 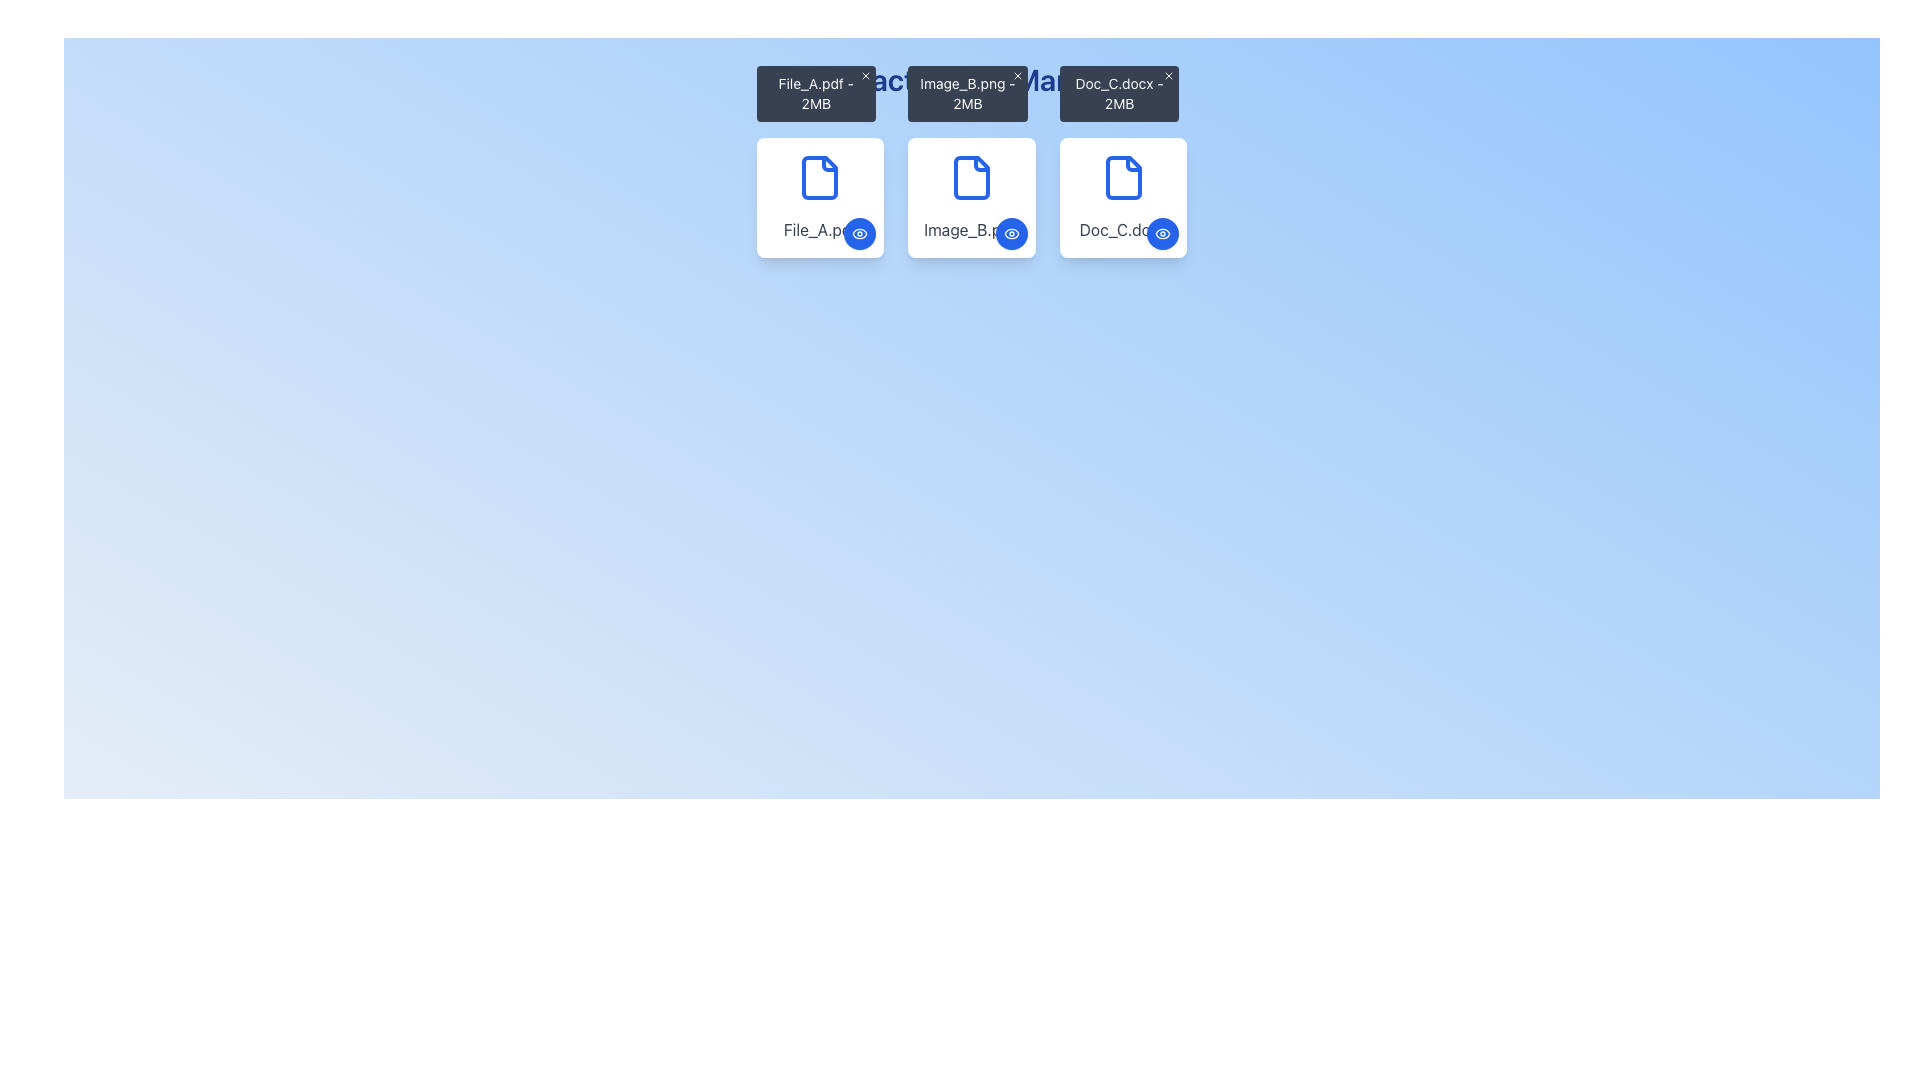 What do you see at coordinates (1162, 233) in the screenshot?
I see `the eye icon button` at bounding box center [1162, 233].